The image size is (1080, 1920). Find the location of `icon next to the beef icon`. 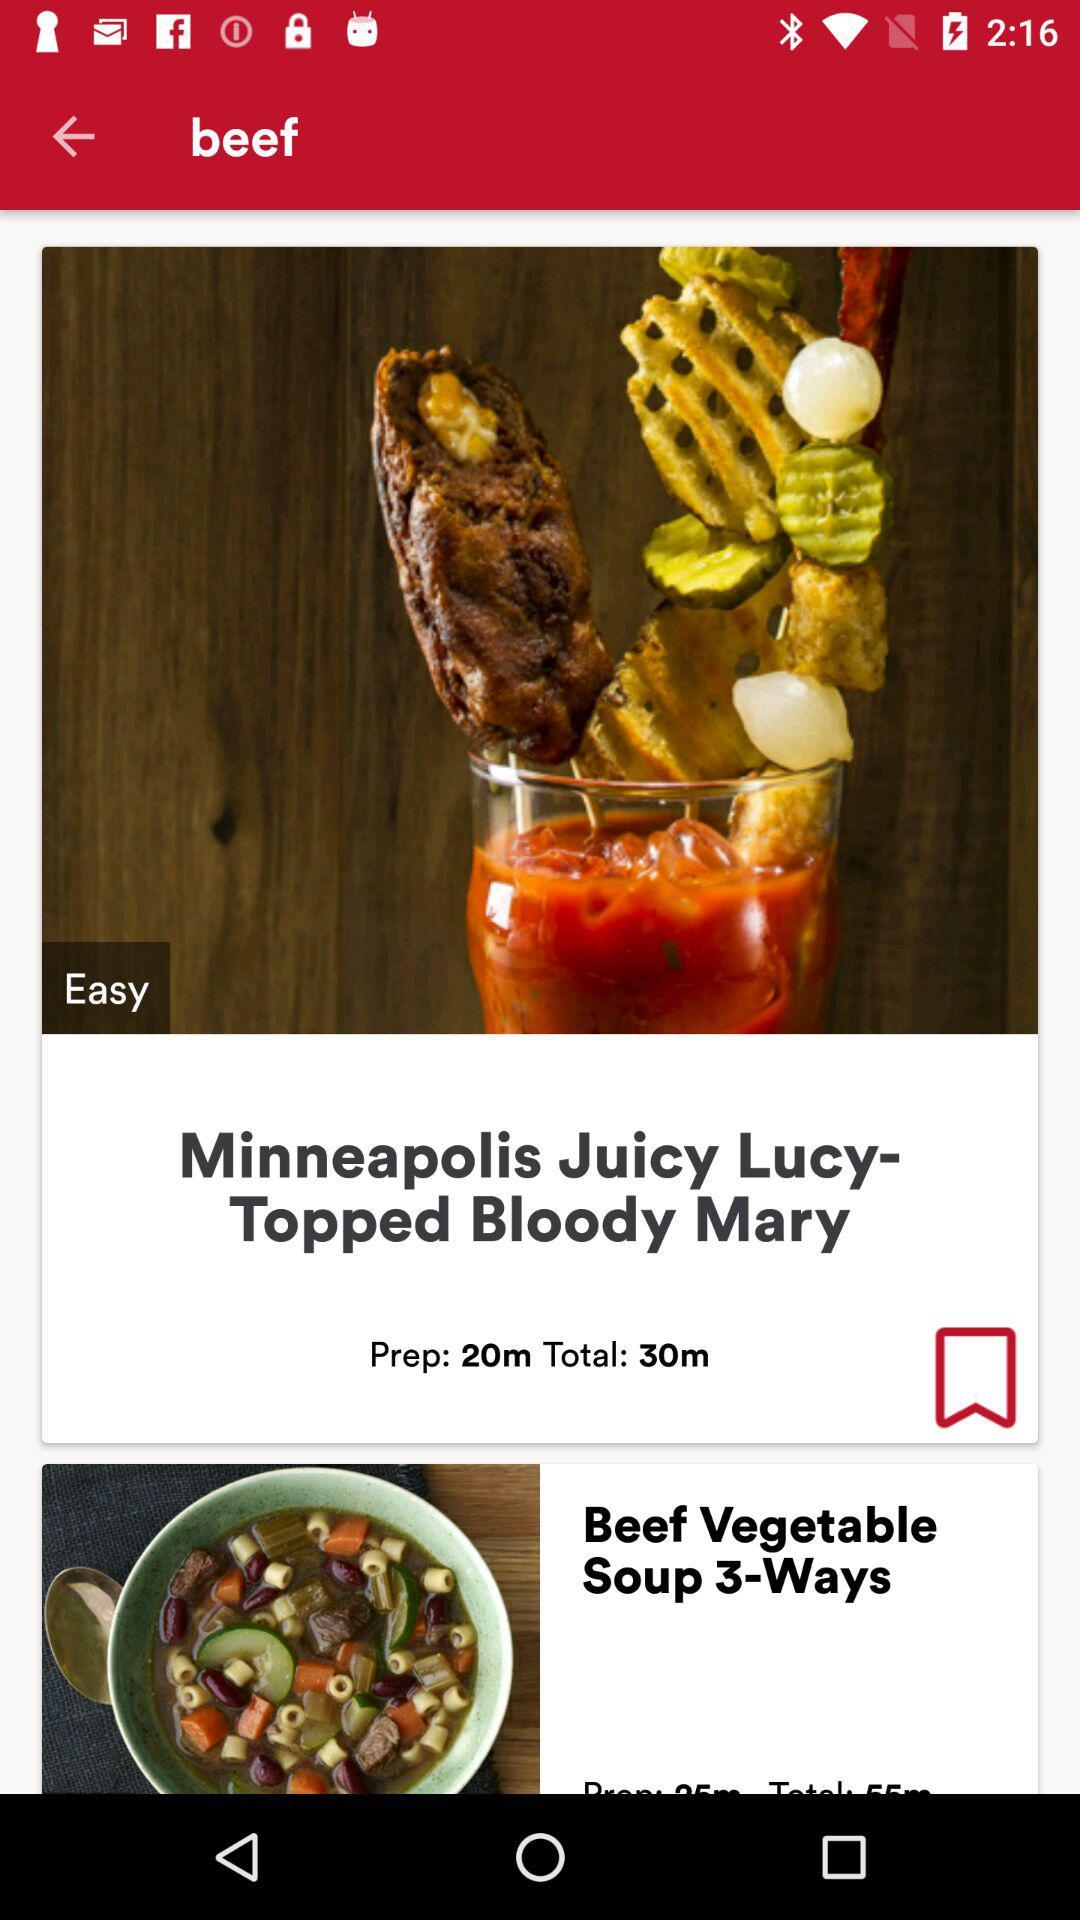

icon next to the beef icon is located at coordinates (72, 135).